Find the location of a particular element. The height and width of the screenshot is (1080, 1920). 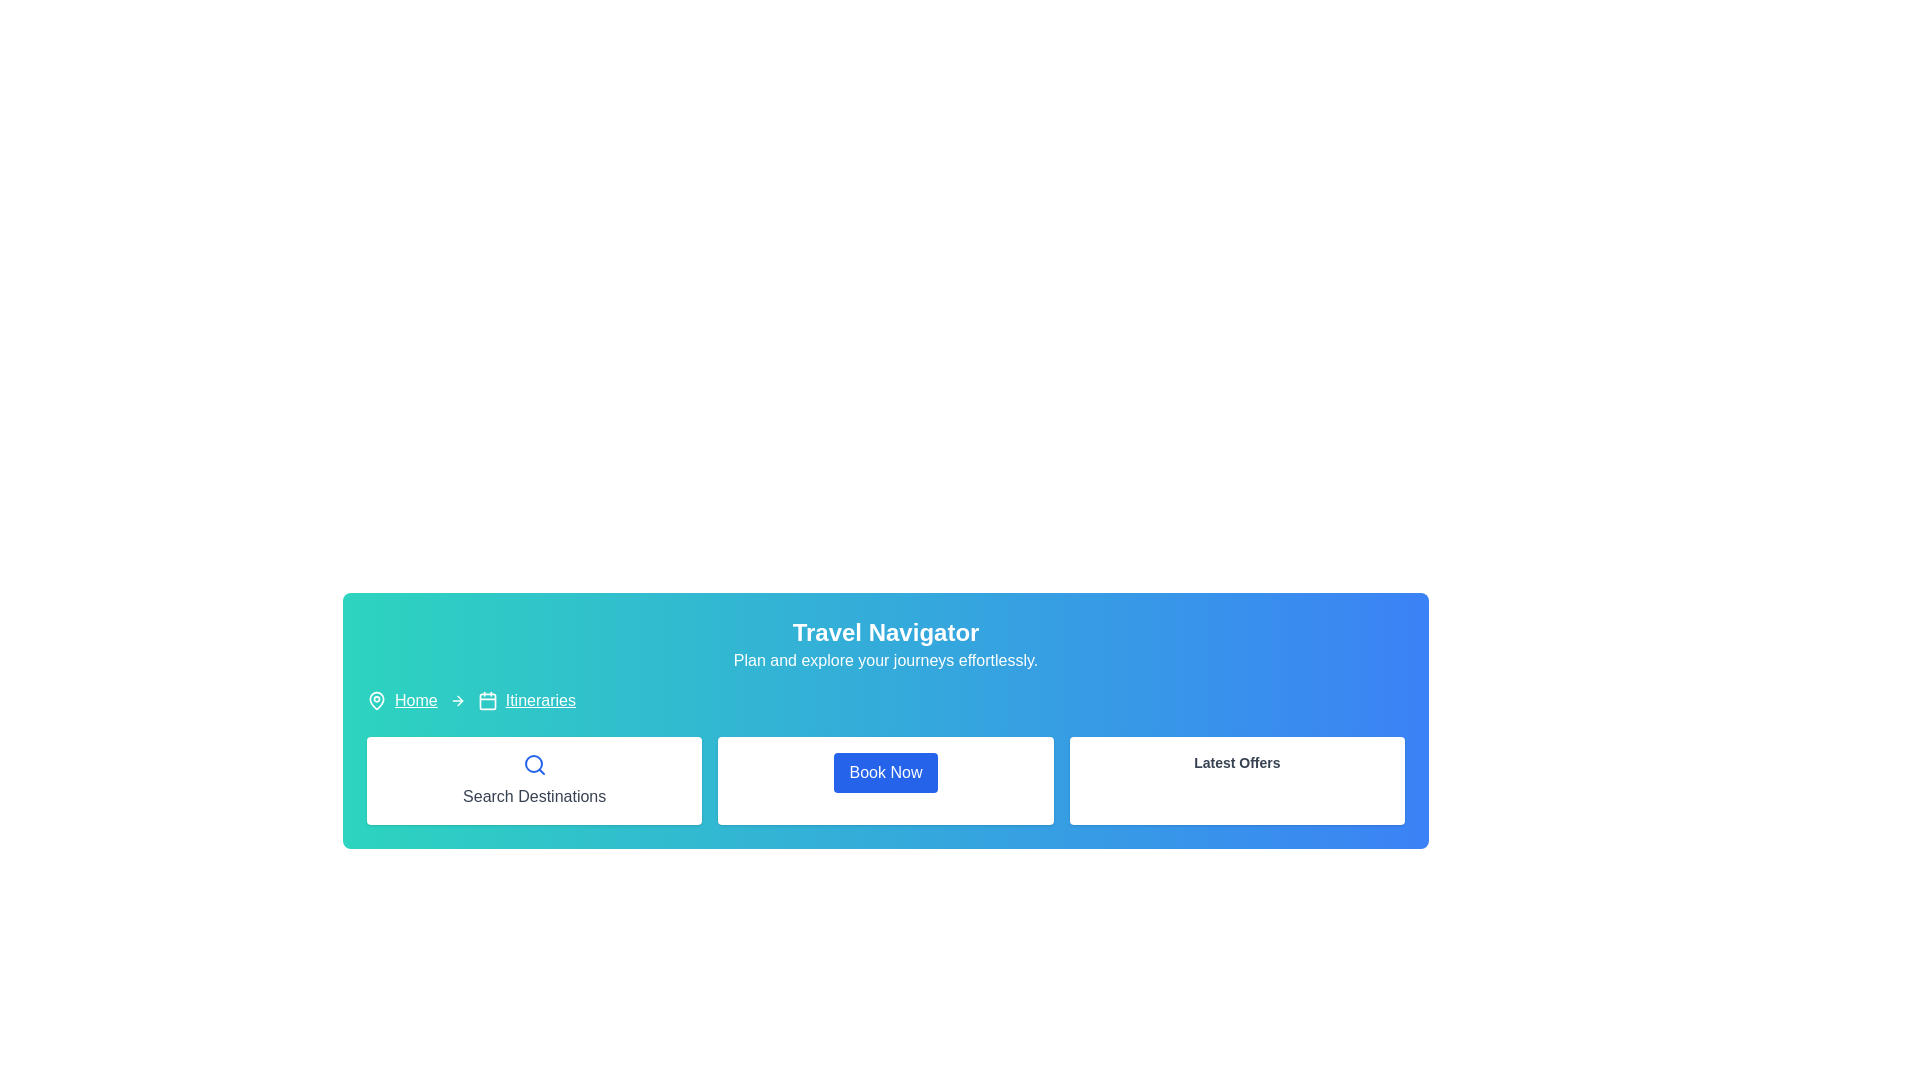

the calendar icon representing the 'Itineraries' section in the breadcrumb navigation is located at coordinates (487, 700).